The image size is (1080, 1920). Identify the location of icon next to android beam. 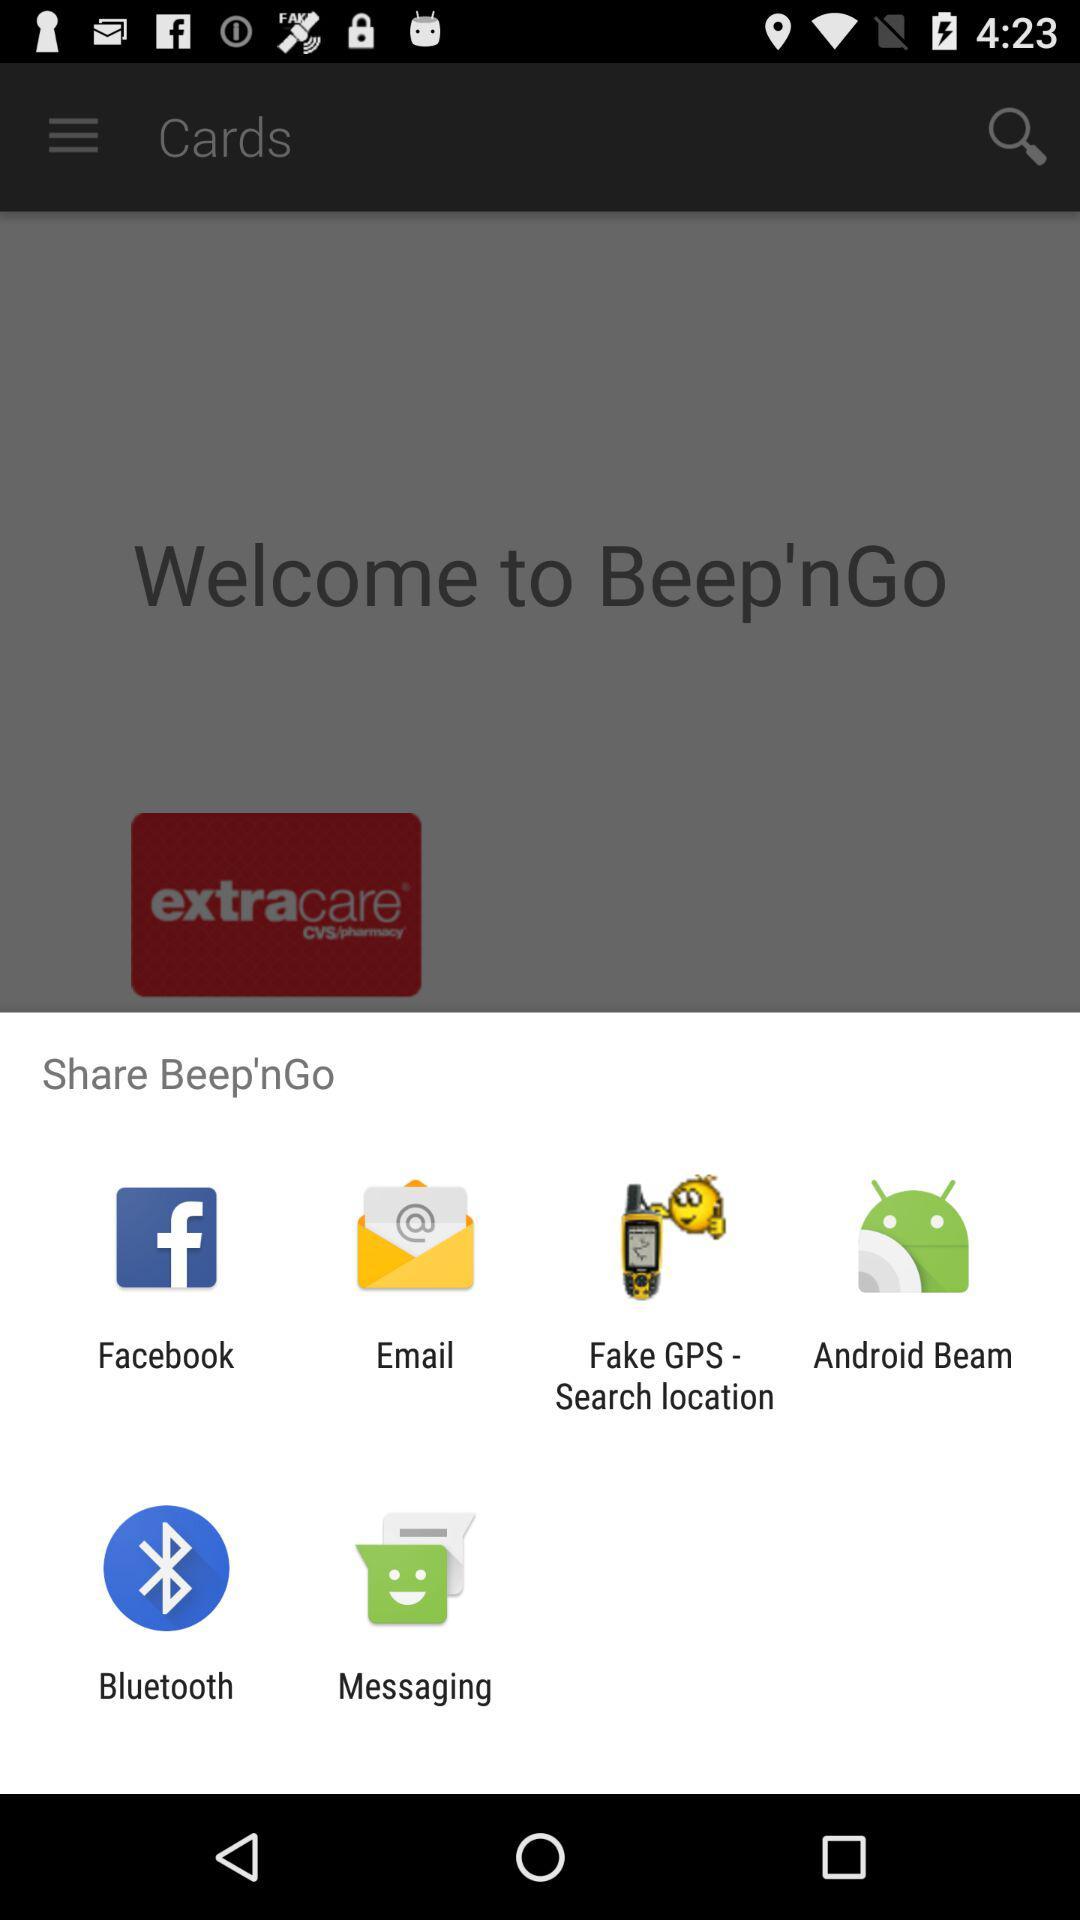
(664, 1374).